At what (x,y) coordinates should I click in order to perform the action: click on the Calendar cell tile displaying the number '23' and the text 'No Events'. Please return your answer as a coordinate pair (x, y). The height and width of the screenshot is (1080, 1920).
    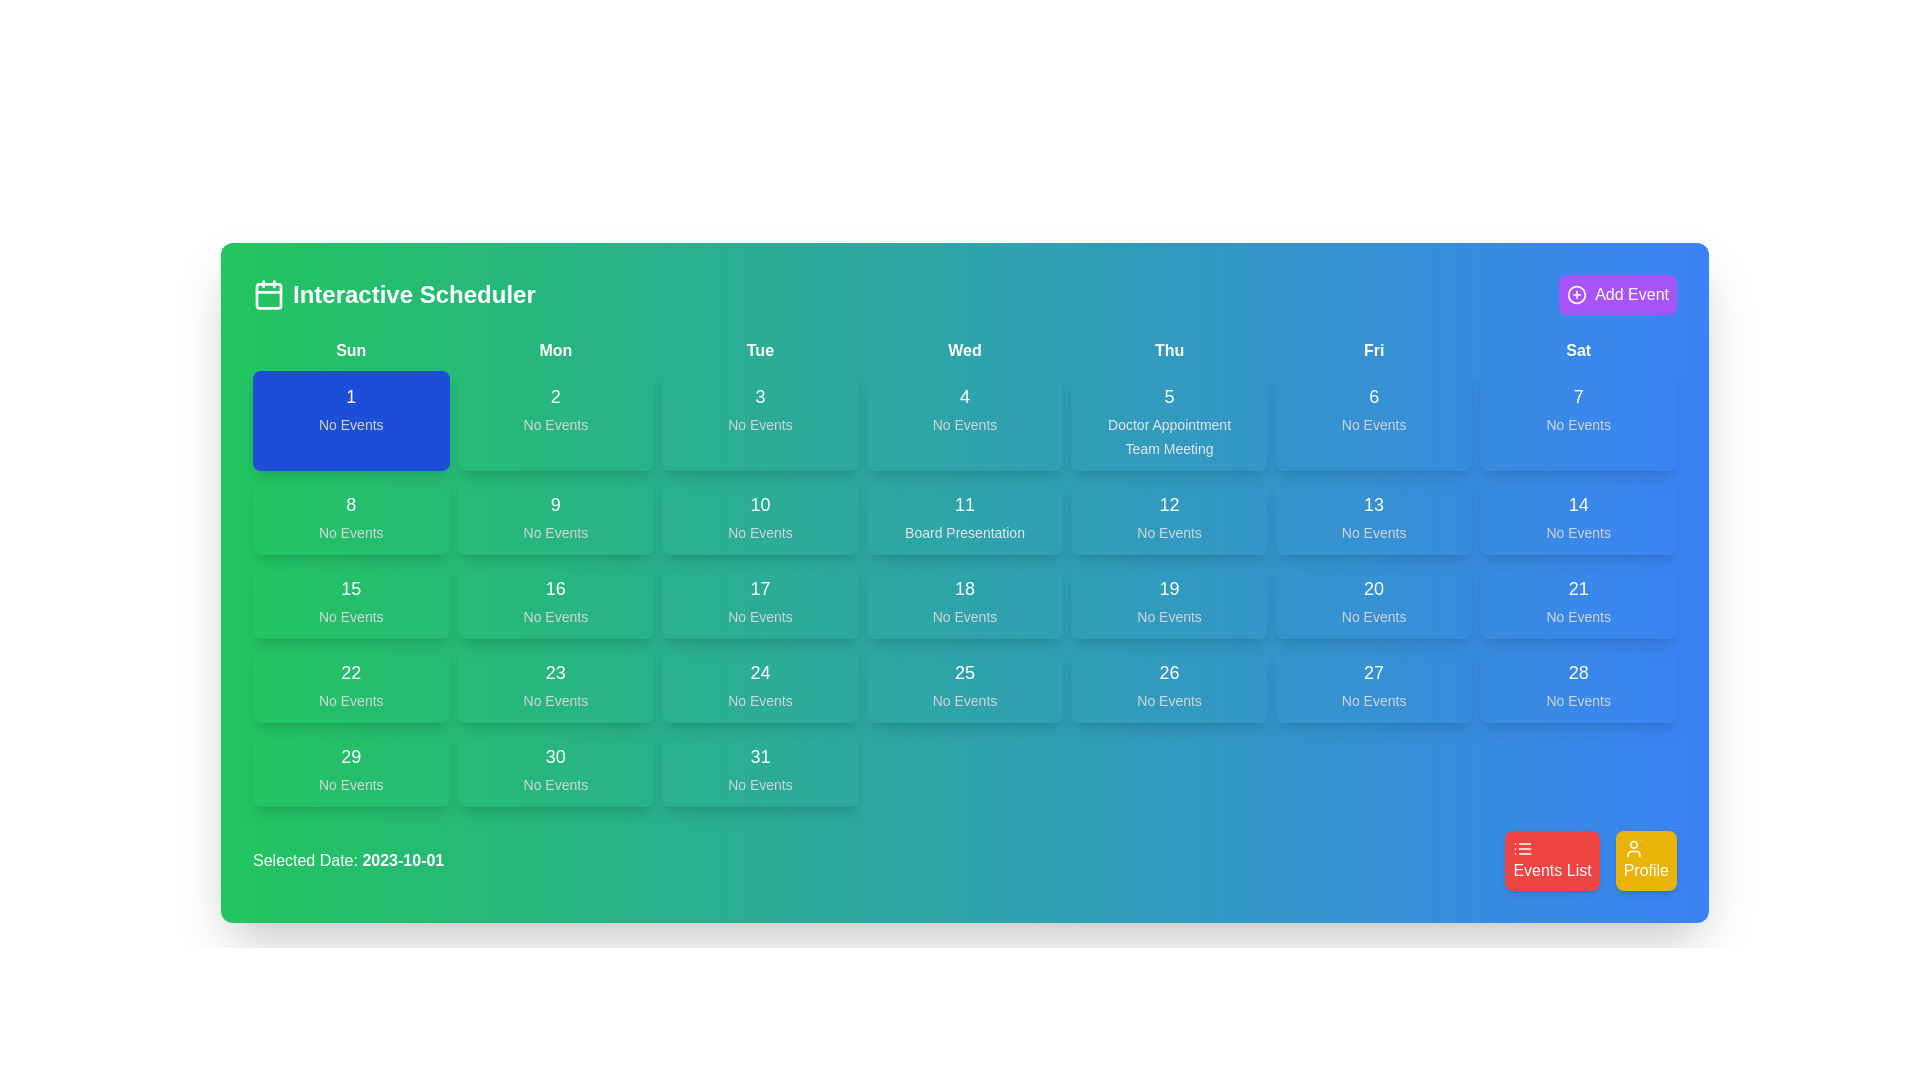
    Looking at the image, I should click on (555, 684).